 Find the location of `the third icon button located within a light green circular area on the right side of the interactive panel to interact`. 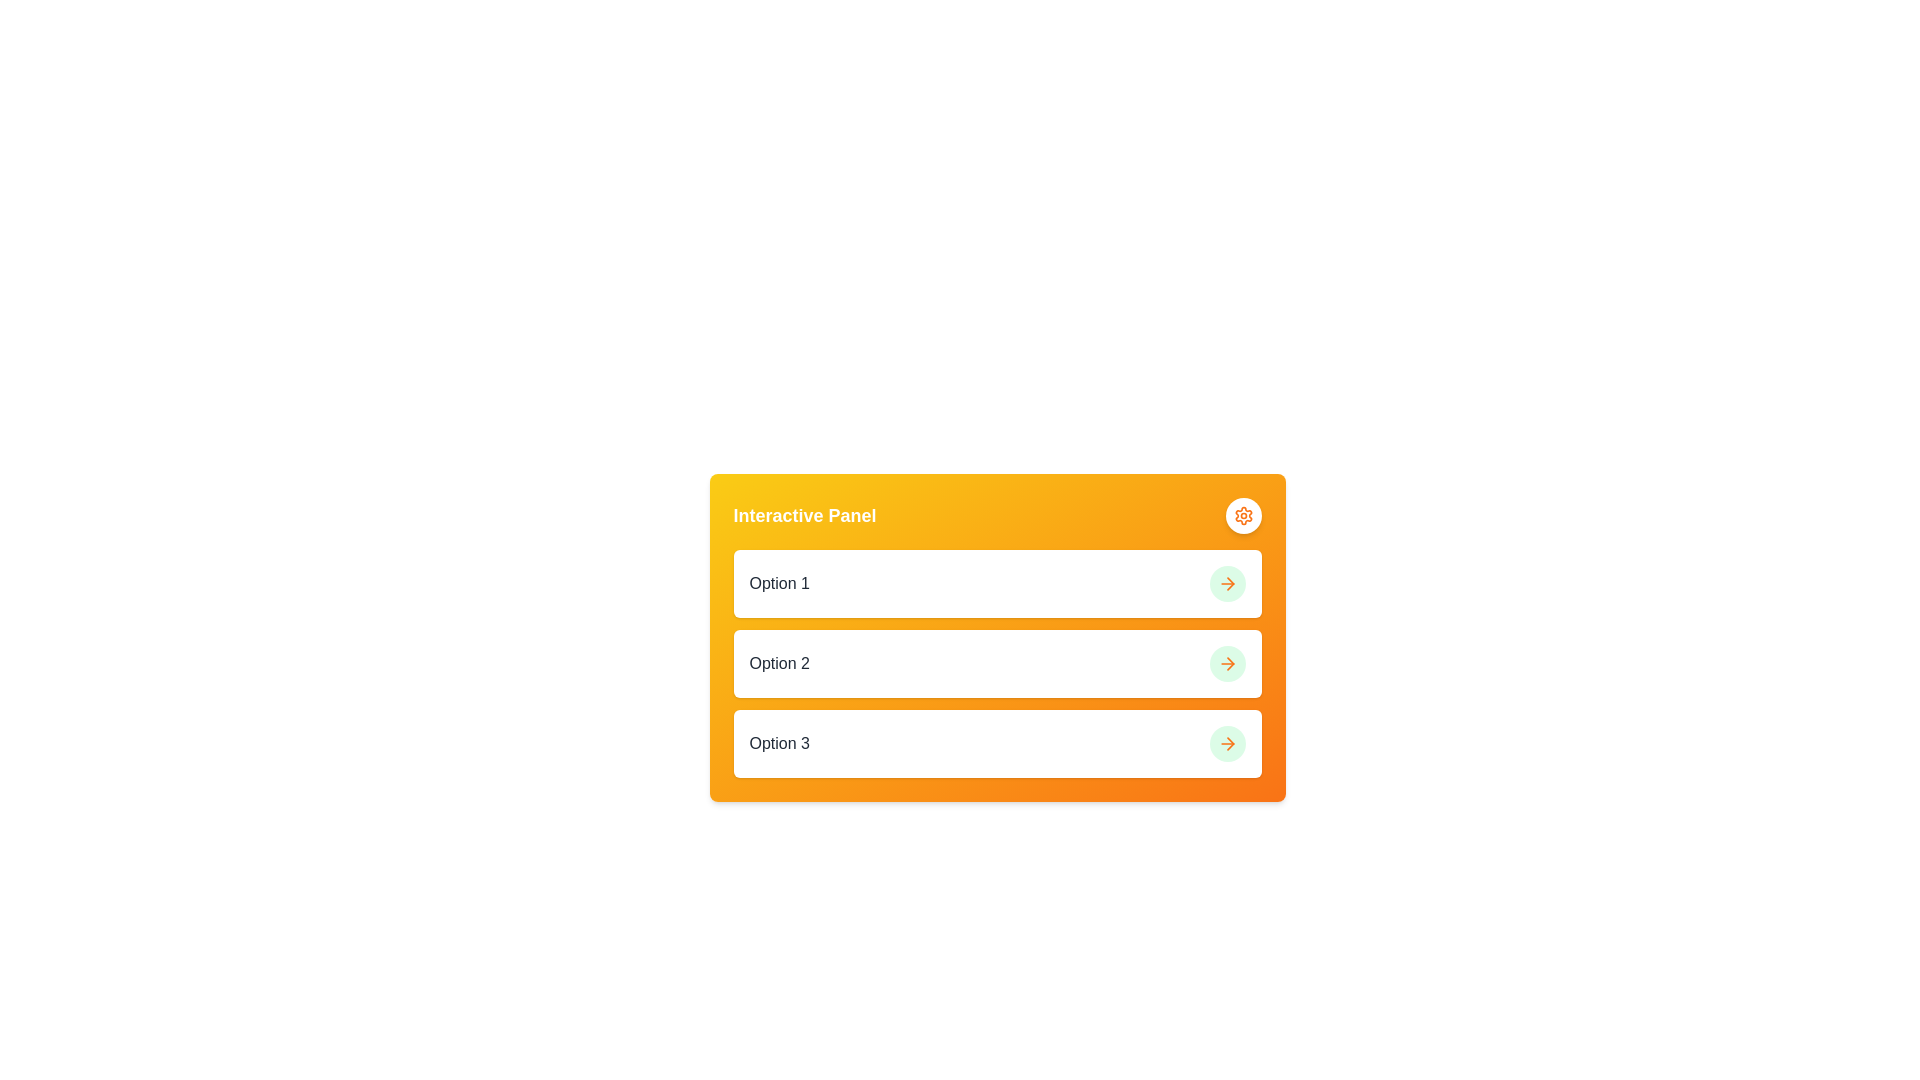

the third icon button located within a light green circular area on the right side of the interactive panel to interact is located at coordinates (1226, 744).